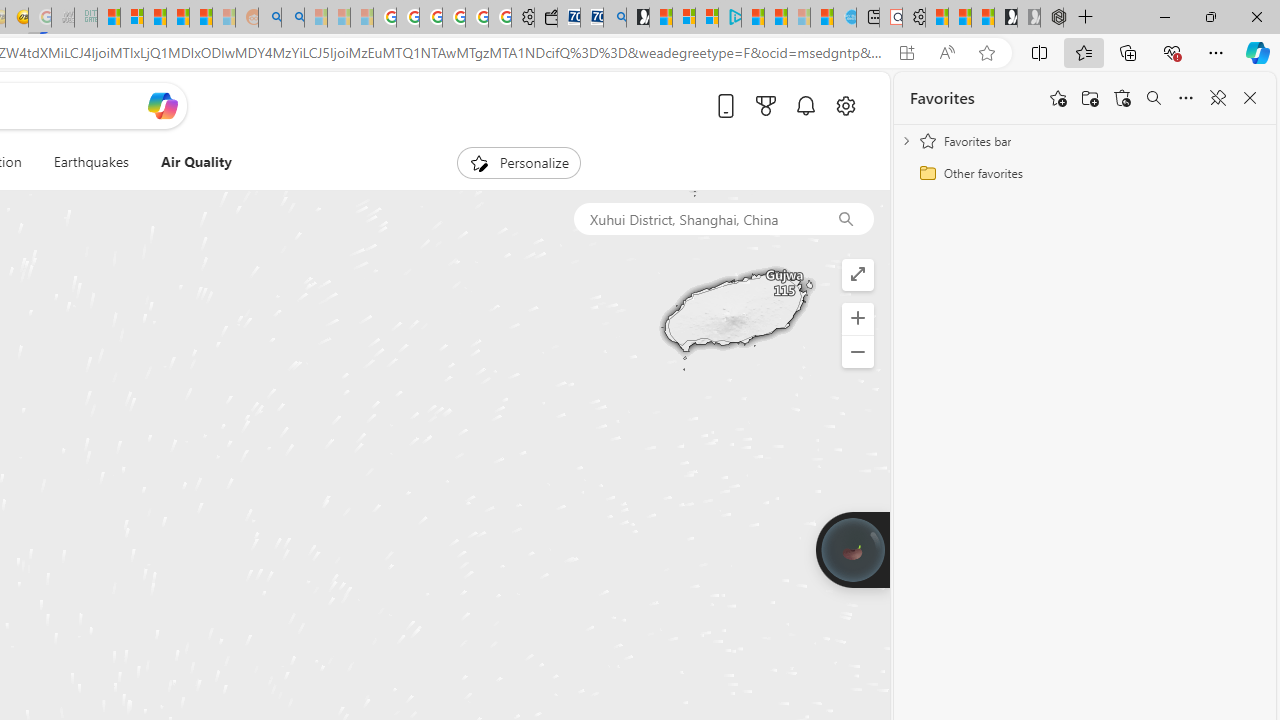 The height and width of the screenshot is (720, 1280). What do you see at coordinates (85, 17) in the screenshot?
I see `'DITOGAMES AG Imprint - Sleeping'` at bounding box center [85, 17].